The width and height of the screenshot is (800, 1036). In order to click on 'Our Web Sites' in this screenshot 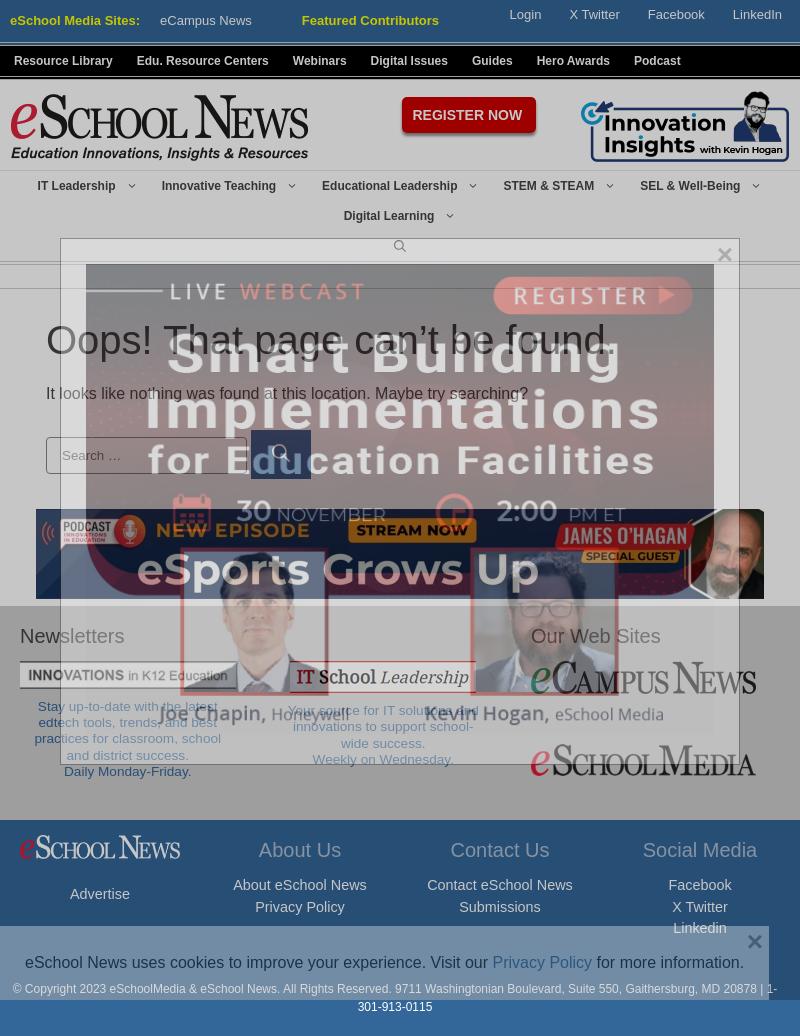, I will do `click(594, 636)`.